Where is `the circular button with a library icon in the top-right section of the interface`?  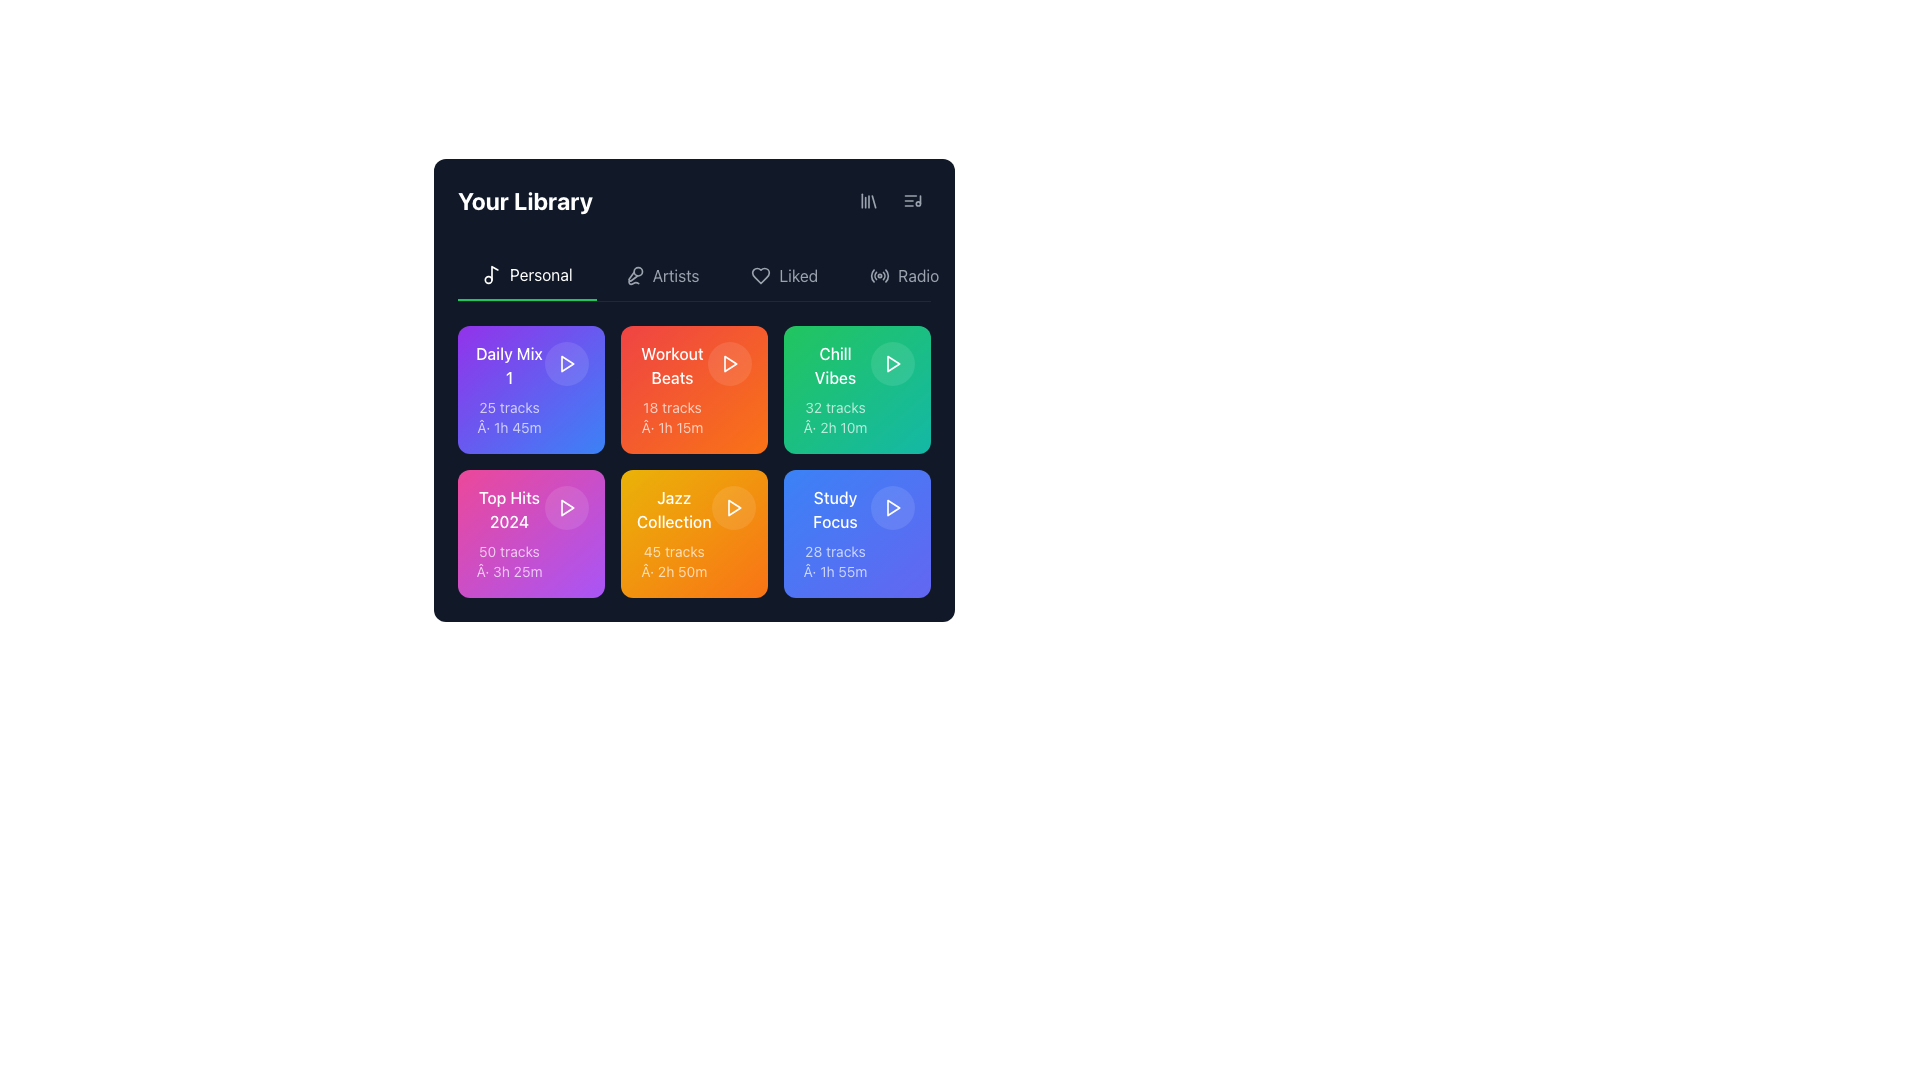
the circular button with a library icon in the top-right section of the interface is located at coordinates (868, 200).